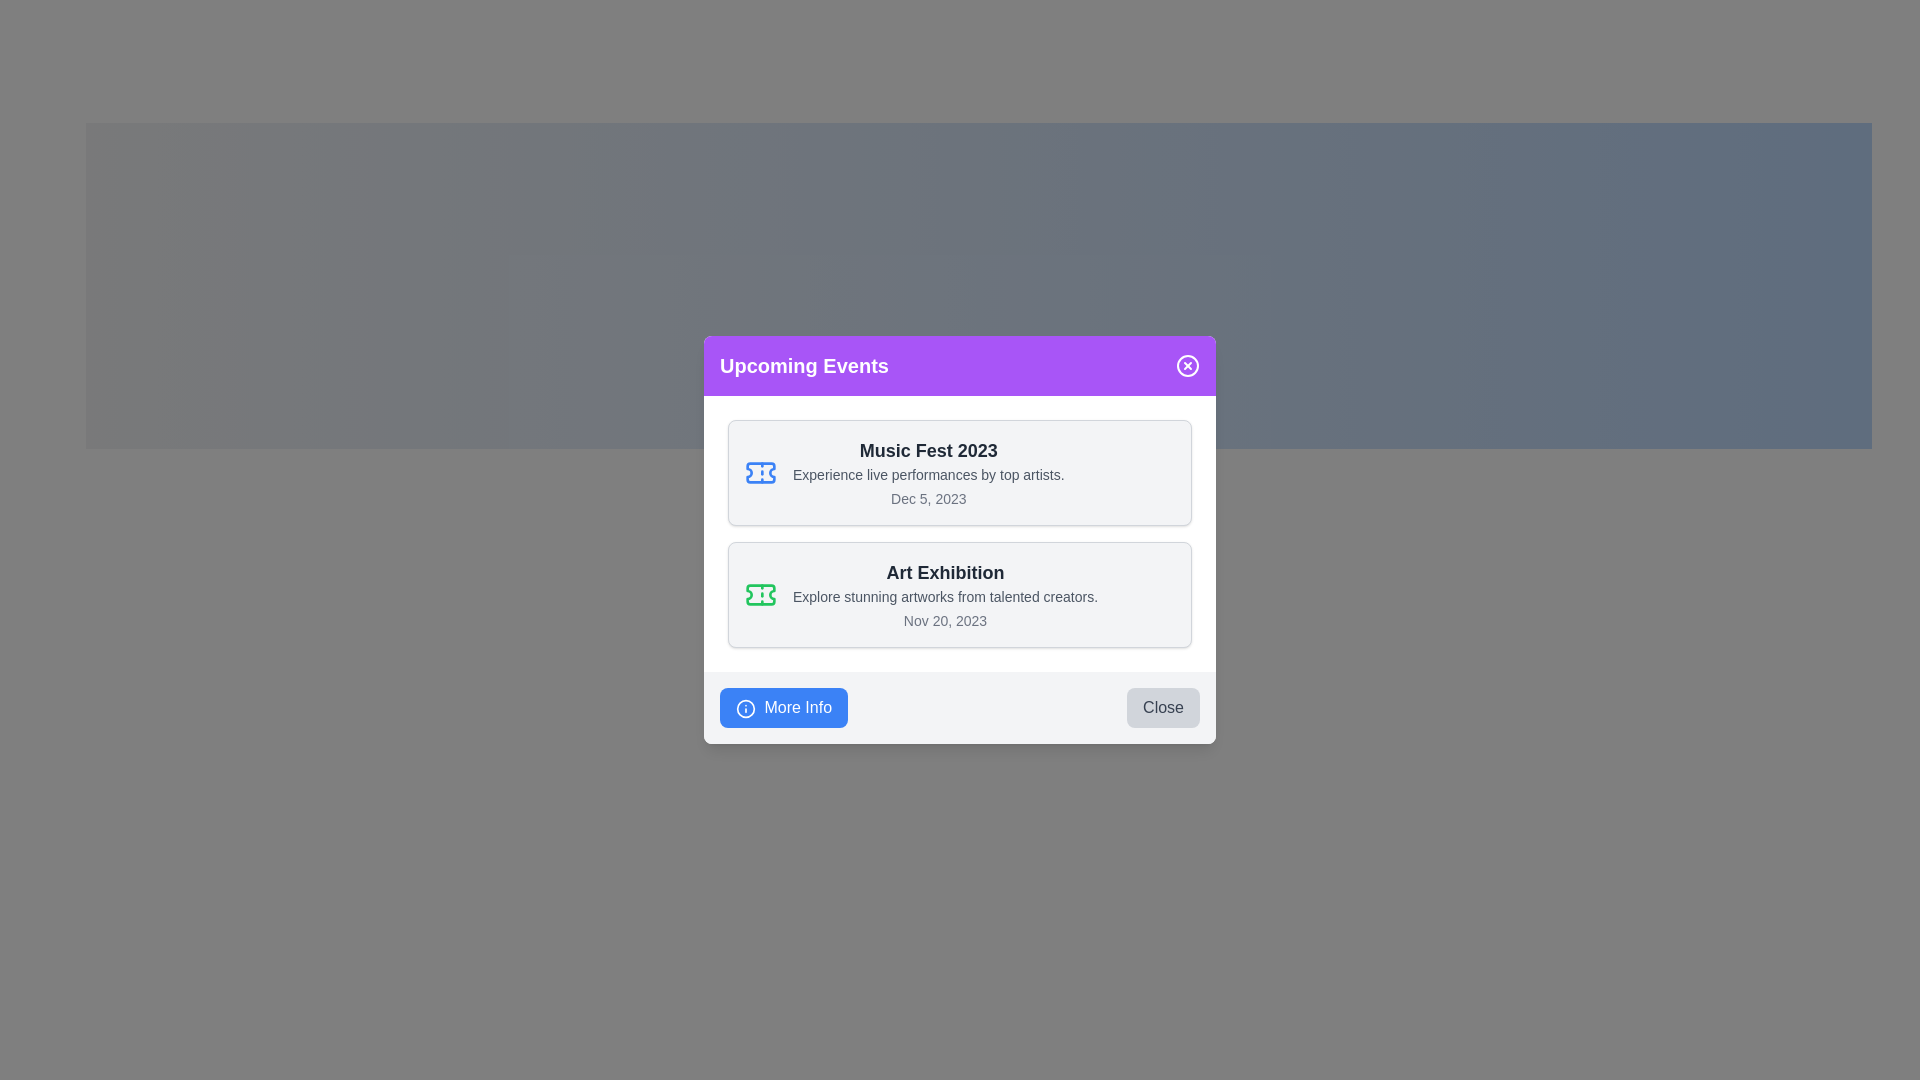  What do you see at coordinates (760, 473) in the screenshot?
I see `the blue-themed ticket icon located to the left of the 'Music Fest 2023' text block` at bounding box center [760, 473].